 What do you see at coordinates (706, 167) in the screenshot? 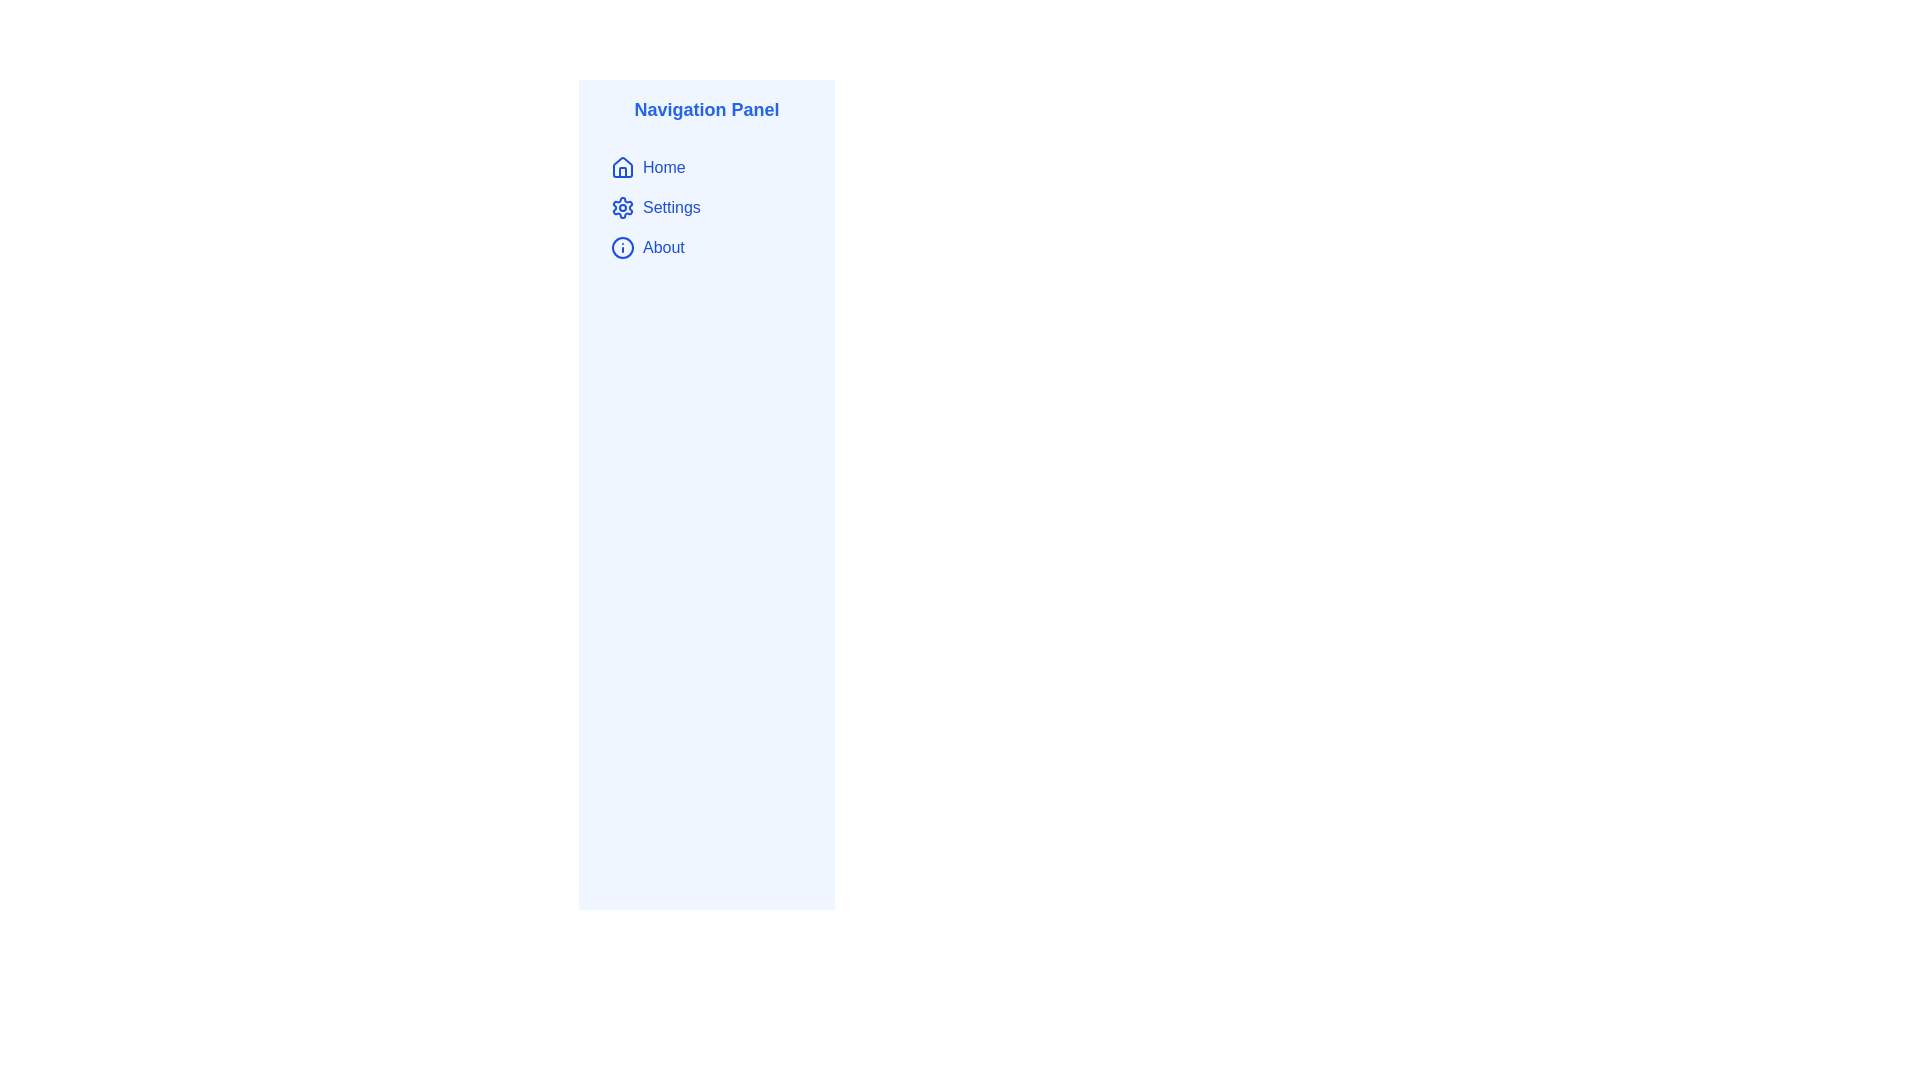
I see `the 'Home' navigation button located at the top of the vertically aligned navigation panel` at bounding box center [706, 167].